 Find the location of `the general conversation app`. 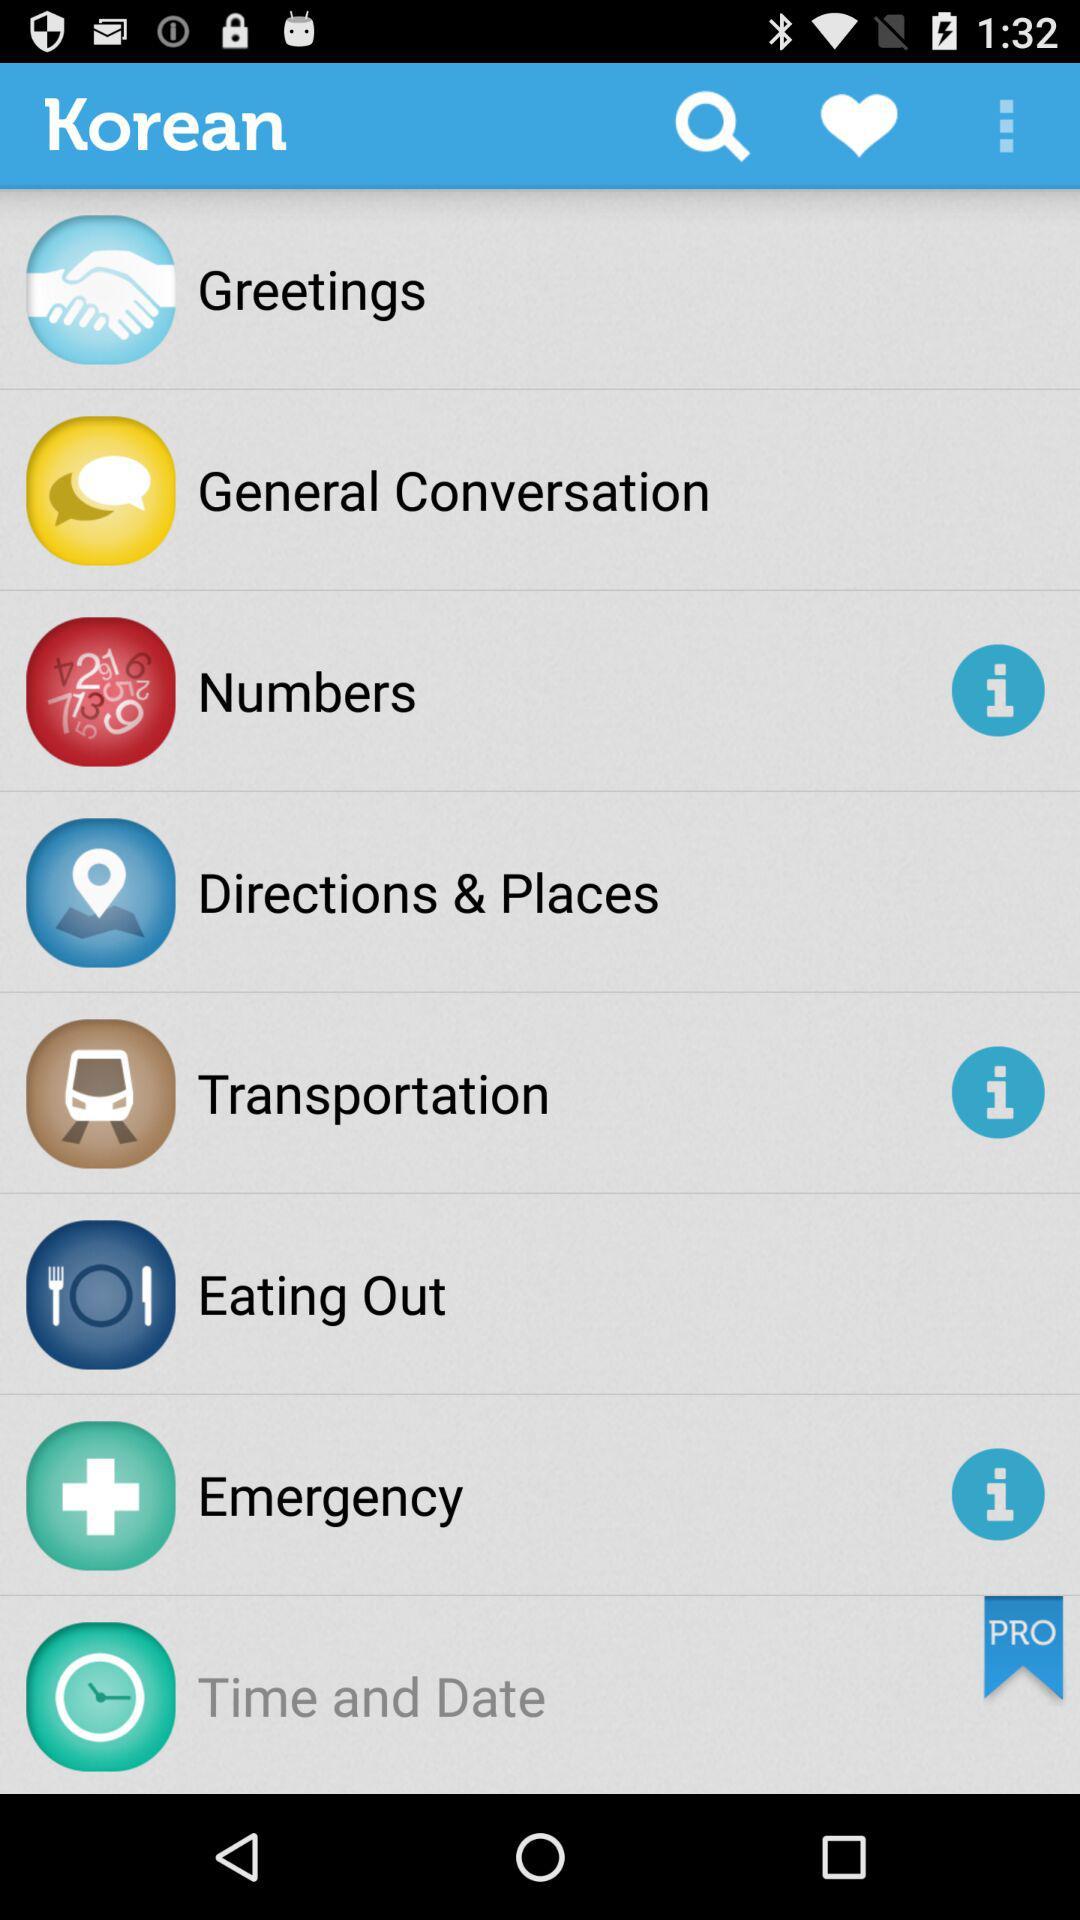

the general conversation app is located at coordinates (454, 489).